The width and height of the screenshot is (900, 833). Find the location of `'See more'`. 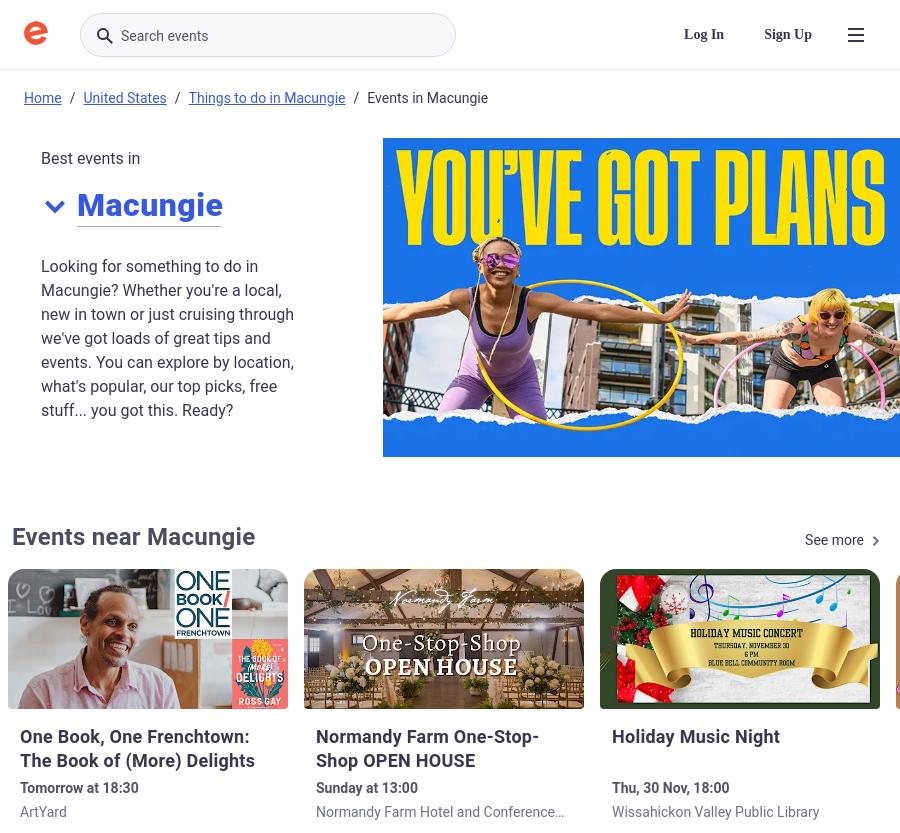

'See more' is located at coordinates (834, 538).